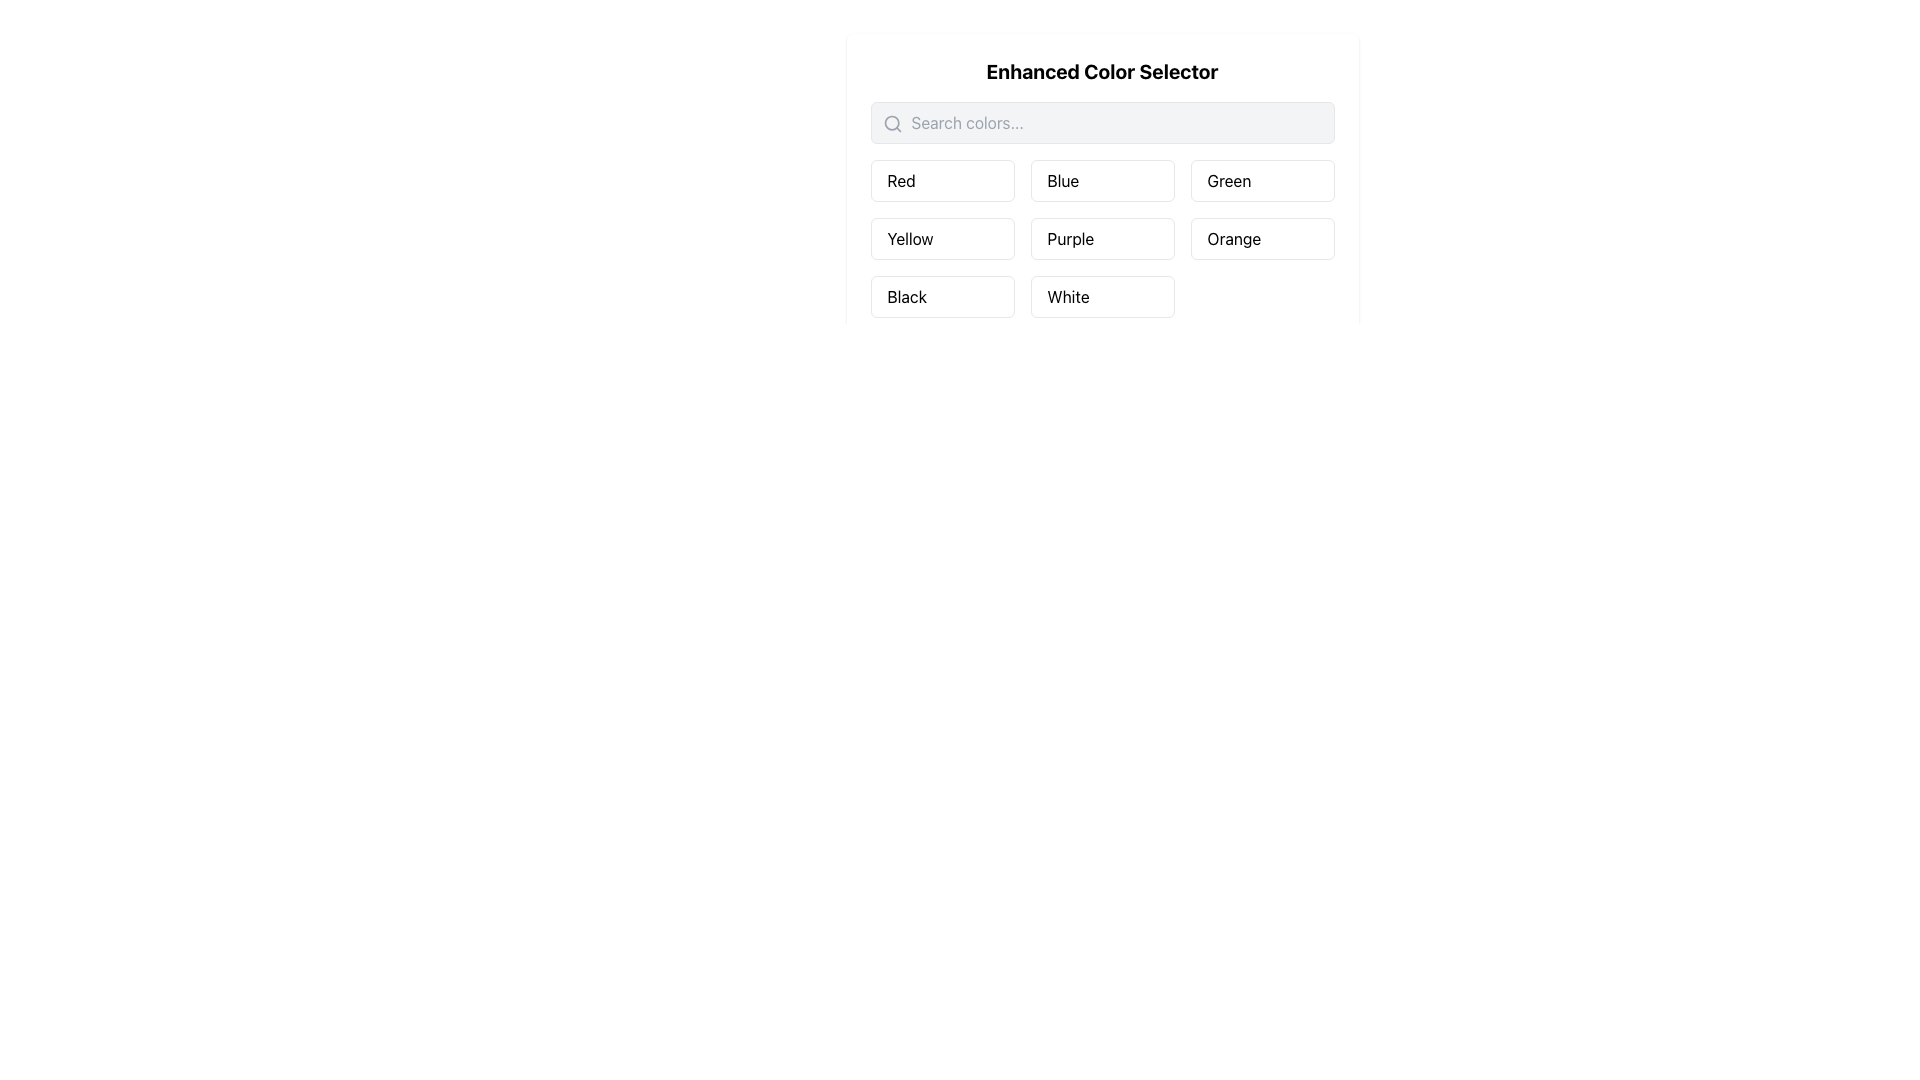 This screenshot has height=1080, width=1920. What do you see at coordinates (900, 181) in the screenshot?
I see `text from the label displaying 'Red', which is located within a rectangular button with rounded corners and a white background in the grid of color options` at bounding box center [900, 181].